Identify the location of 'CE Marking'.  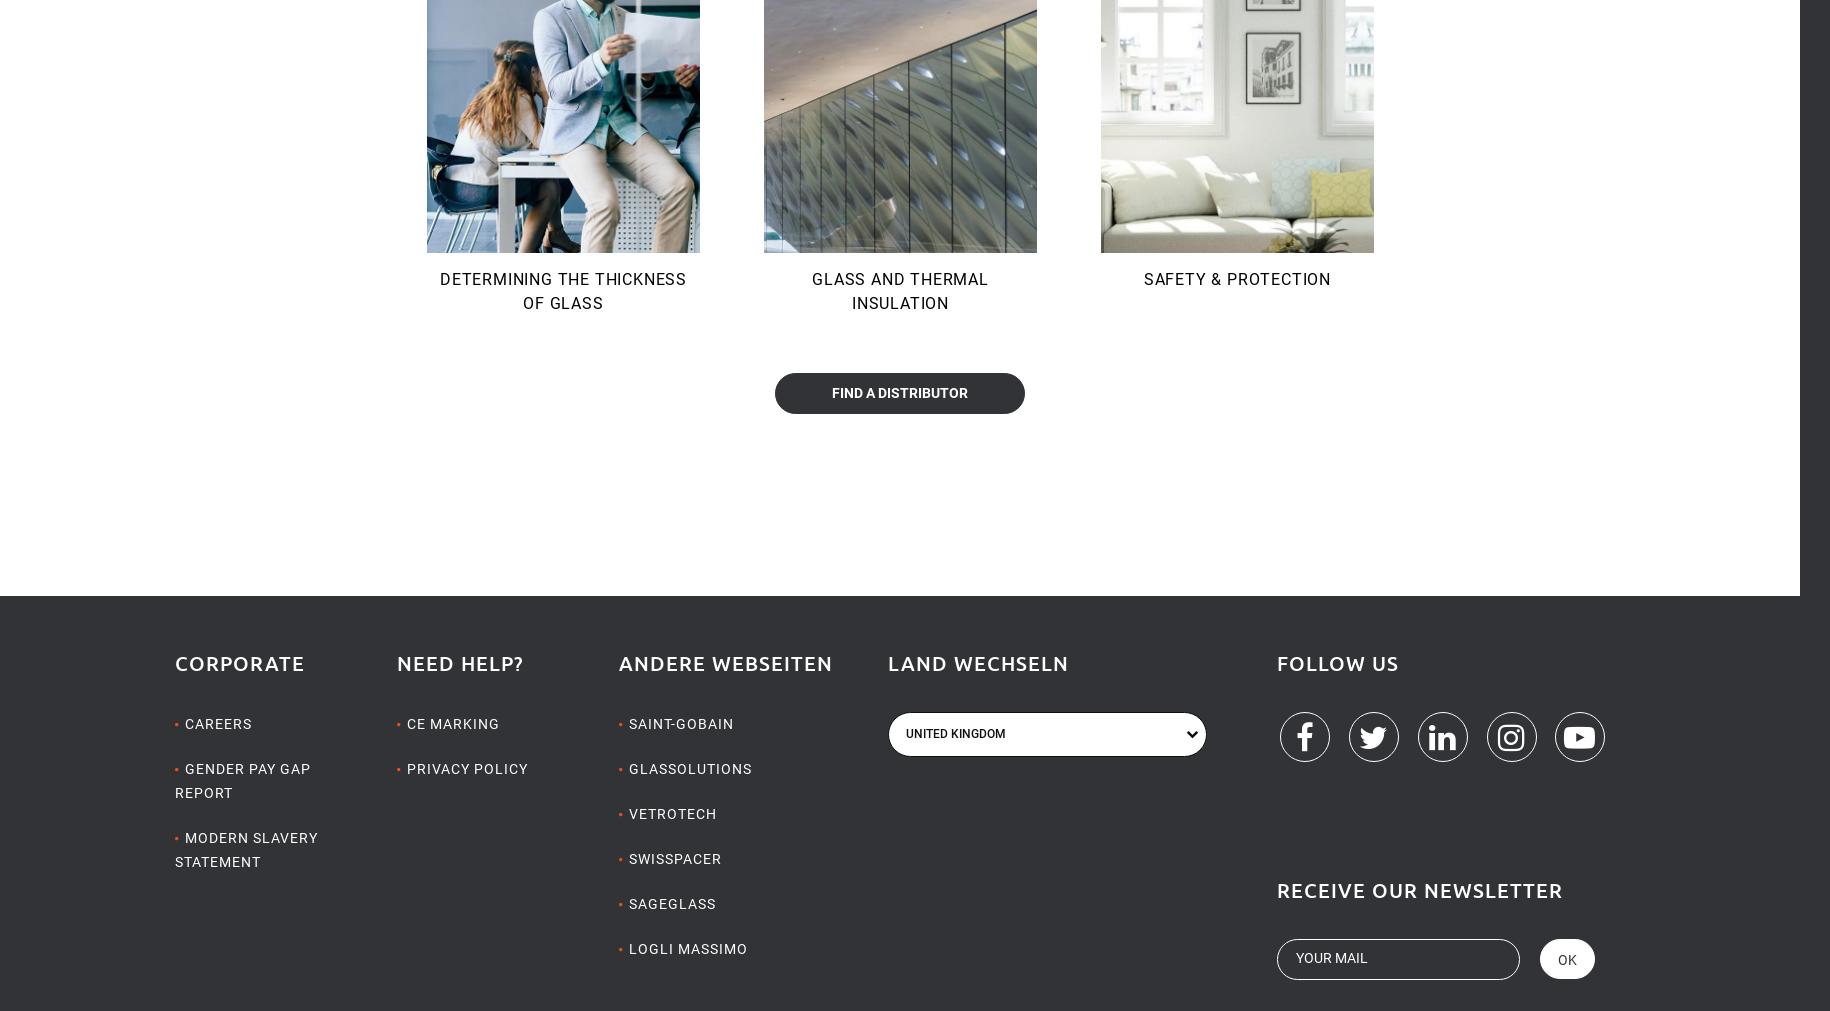
(405, 722).